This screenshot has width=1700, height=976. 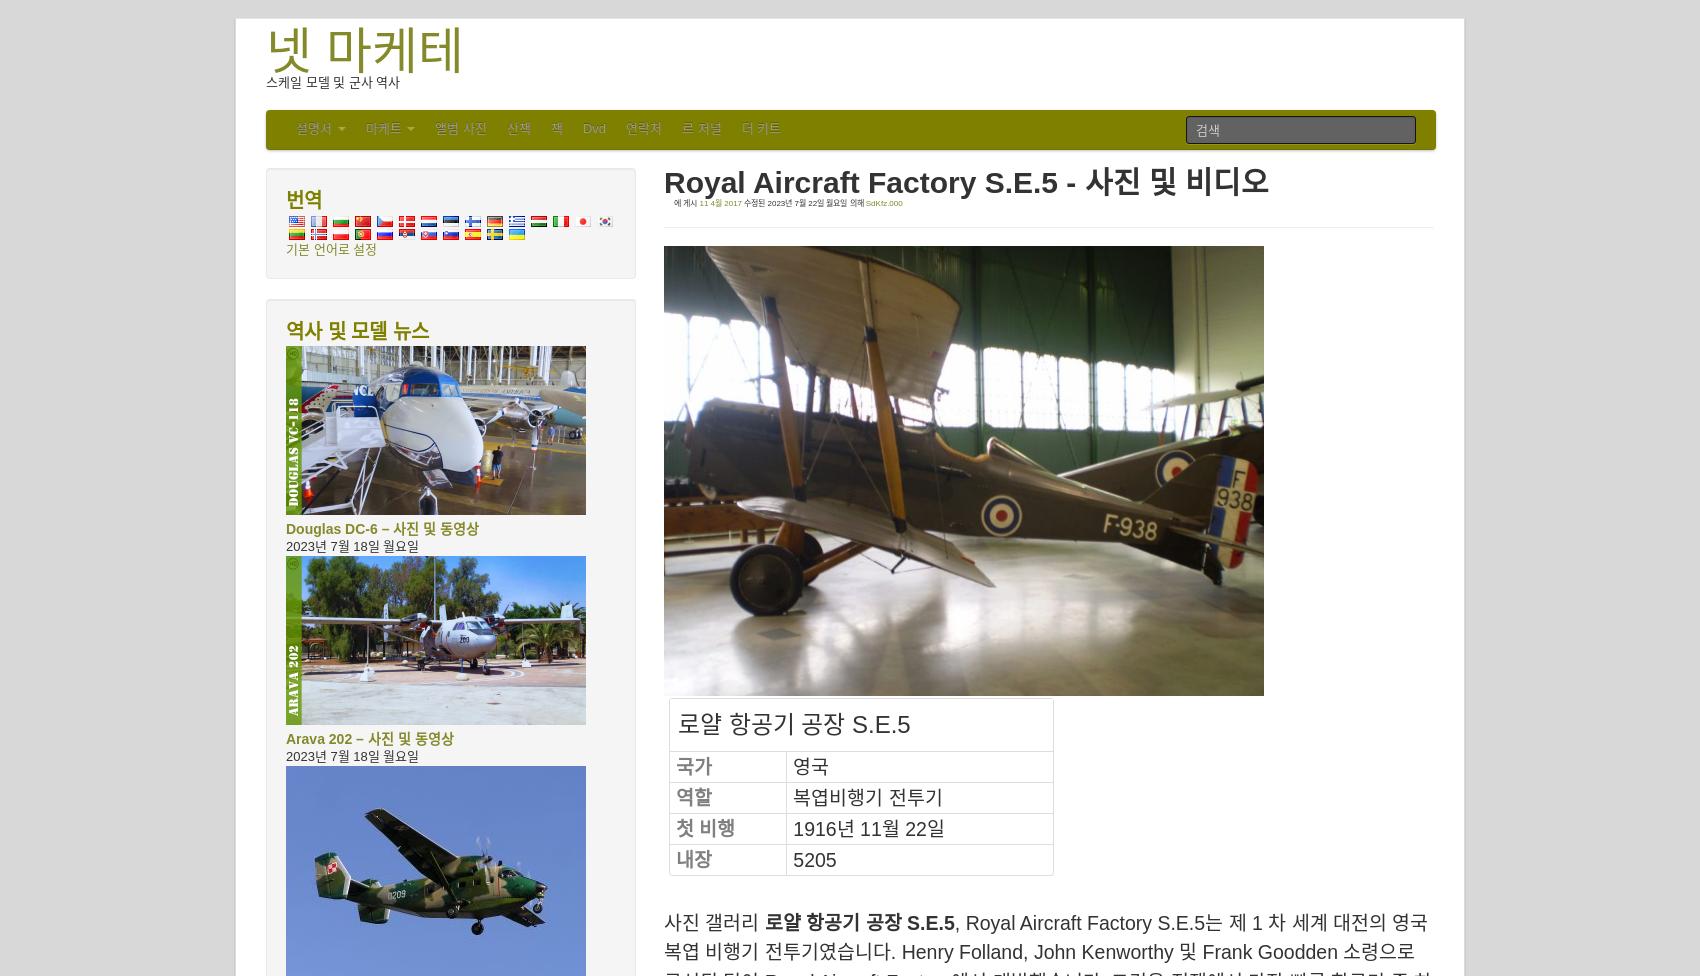 What do you see at coordinates (720, 202) in the screenshot?
I see `'11 4월 2017'` at bounding box center [720, 202].